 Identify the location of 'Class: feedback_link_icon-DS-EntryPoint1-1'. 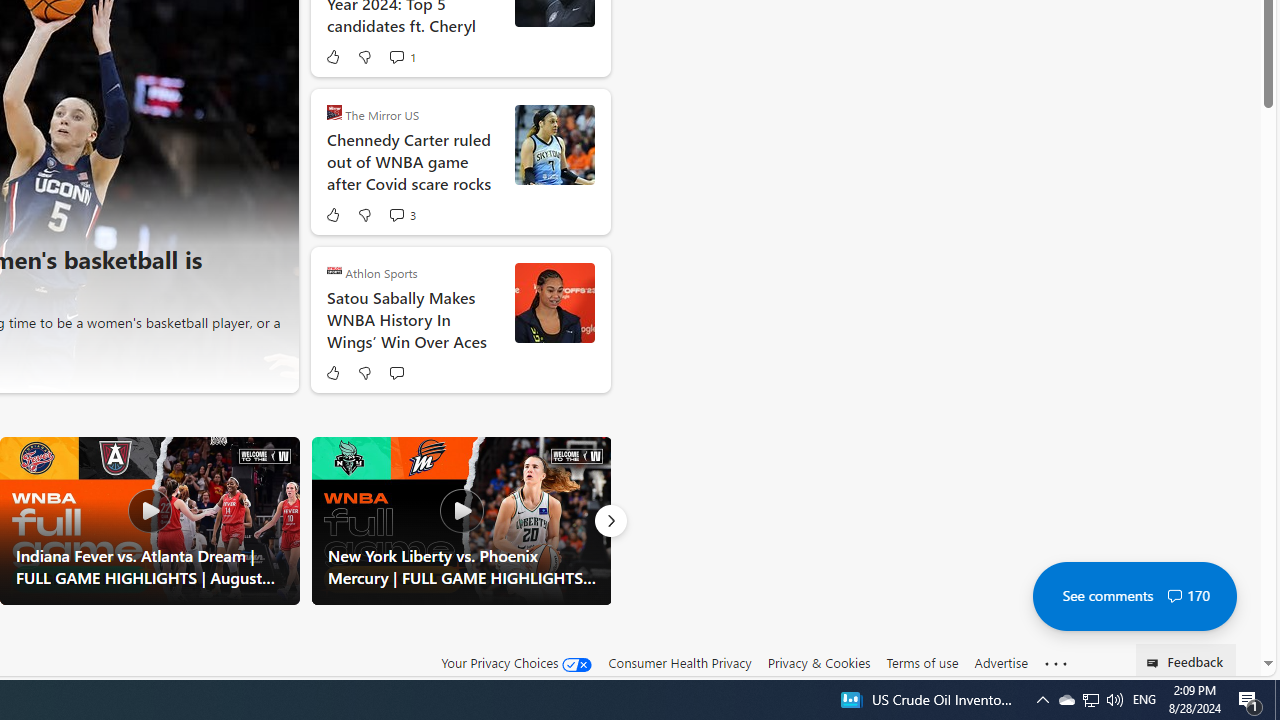
(1156, 663).